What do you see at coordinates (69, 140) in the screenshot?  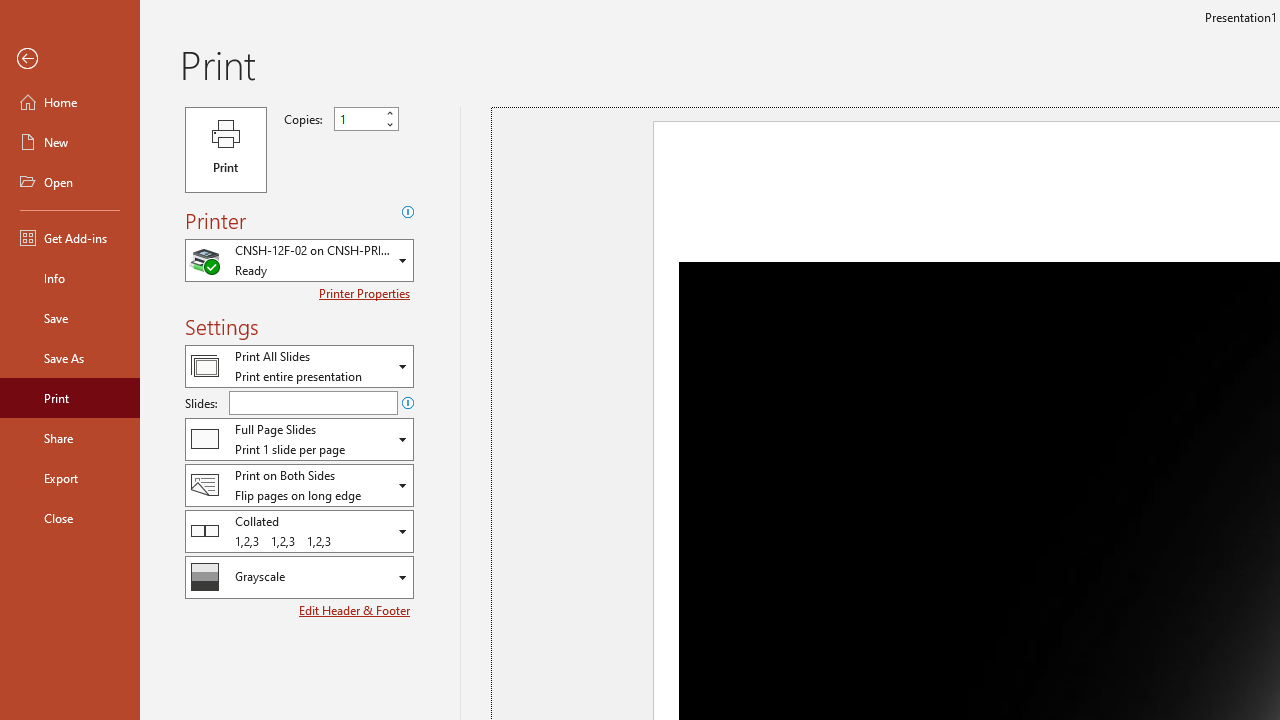 I see `'New'` at bounding box center [69, 140].